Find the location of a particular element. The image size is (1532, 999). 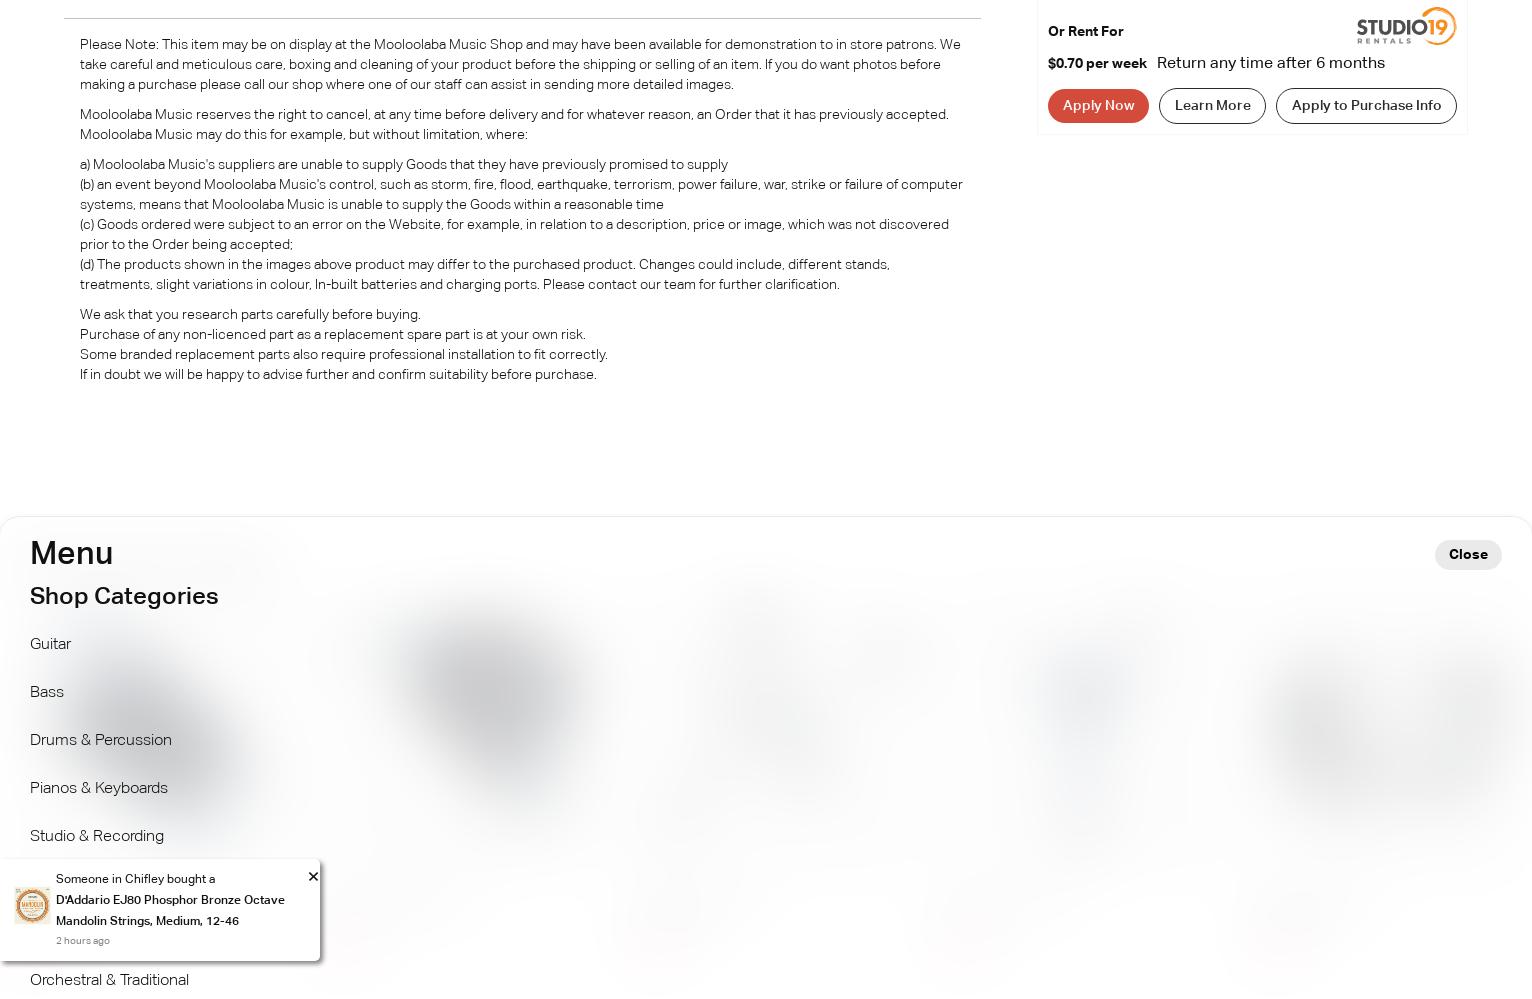

'Dixon Rack Flex Rack Series Ho' is located at coordinates (70, 916).